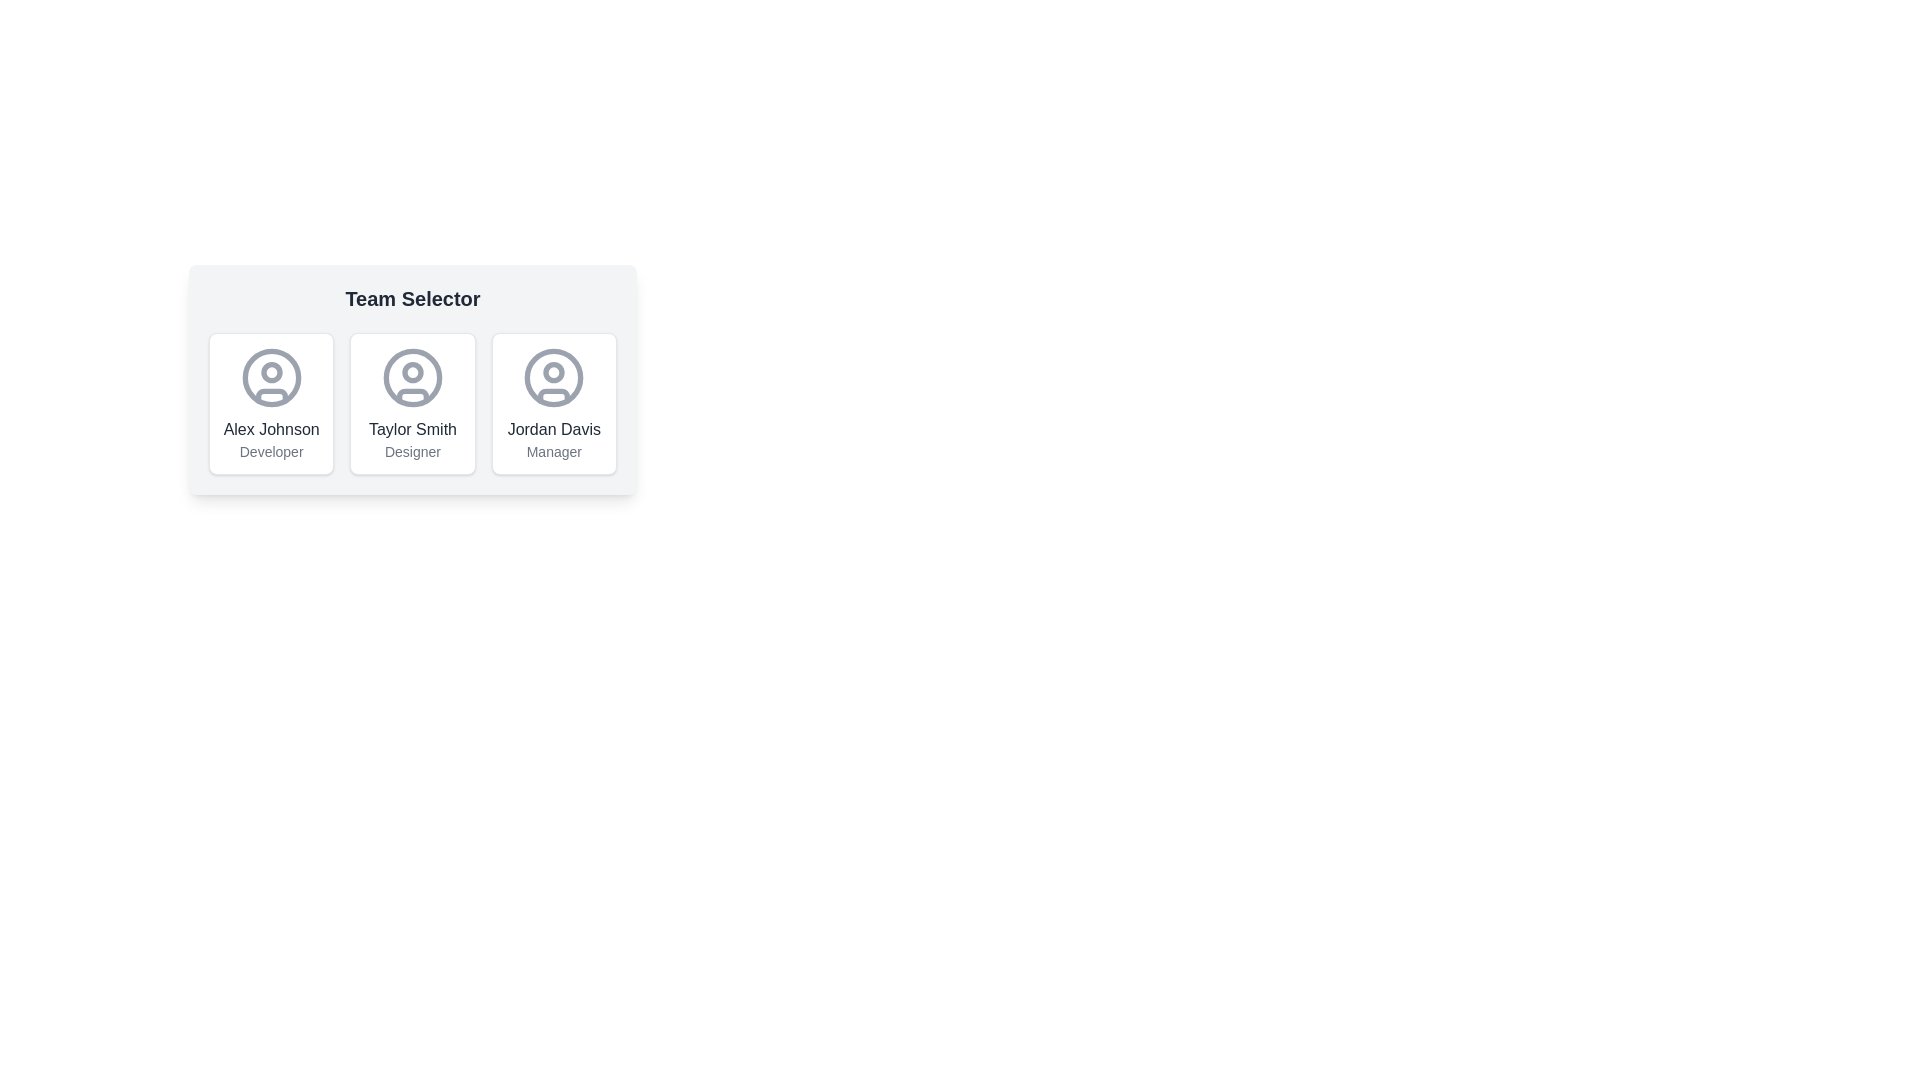 The image size is (1920, 1080). What do you see at coordinates (554, 451) in the screenshot?
I see `the 'Manager' text label element located at the bottom section of Jordan Davis's card, which is centrally aligned within the card` at bounding box center [554, 451].